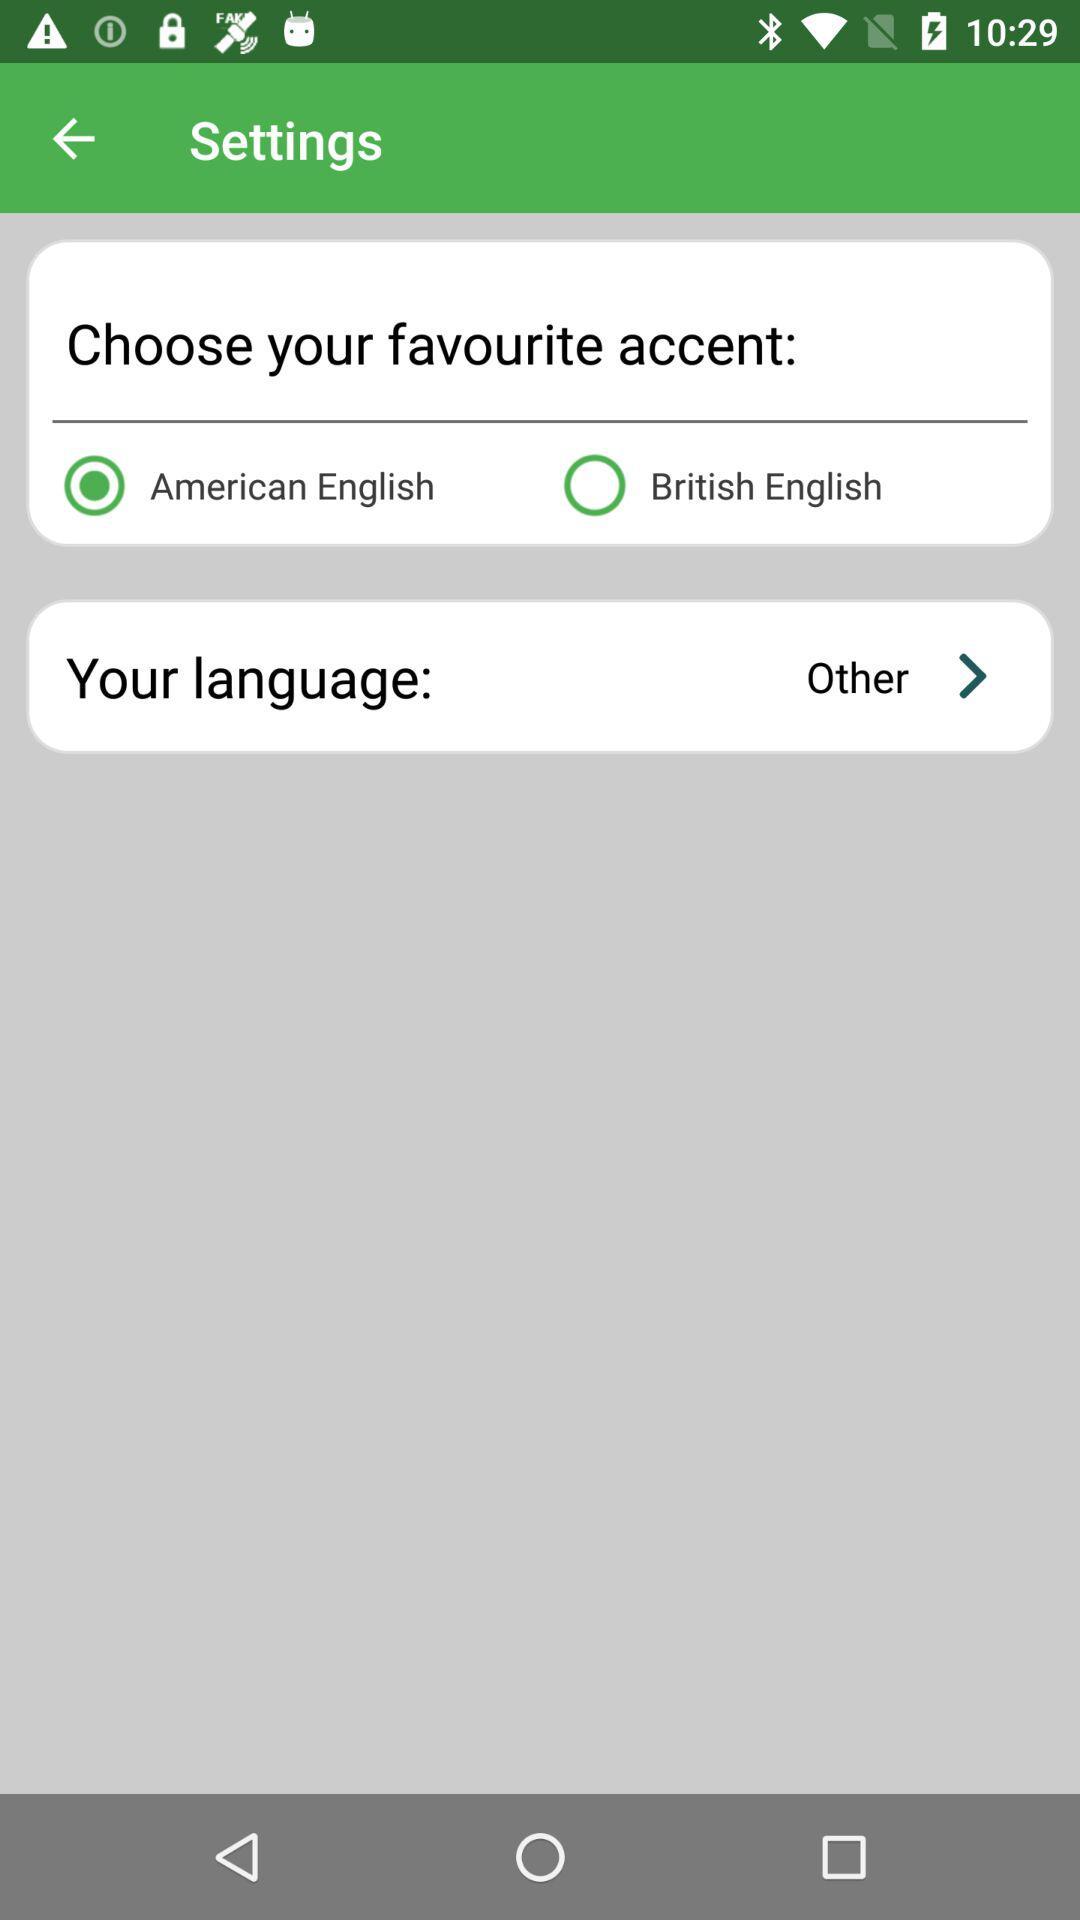 This screenshot has width=1080, height=1920. I want to click on the icon next to the british english item, so click(289, 481).